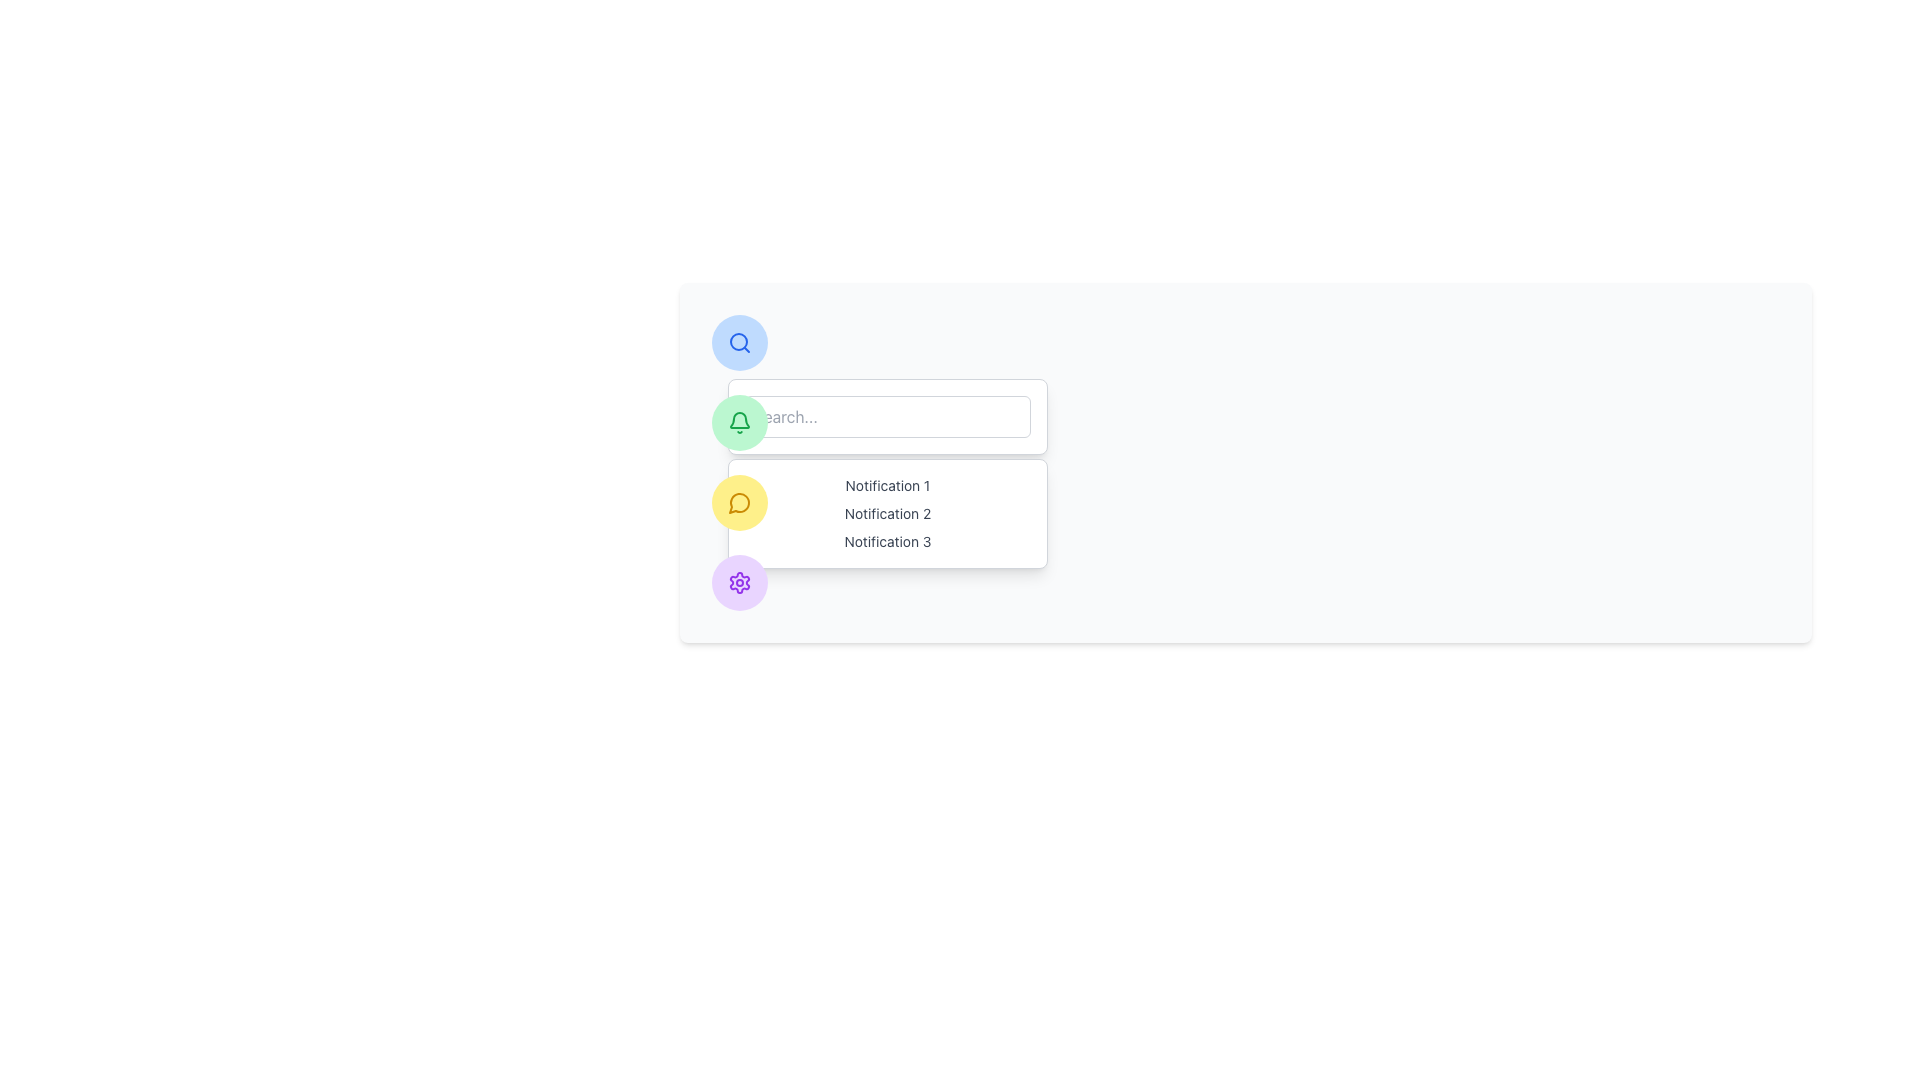 This screenshot has height=1080, width=1920. Describe the element at coordinates (738, 502) in the screenshot. I see `the decorative speech bubble icon with a bold outline located inside the green-circled button, which is the second button from the top in a vertical button group` at that location.